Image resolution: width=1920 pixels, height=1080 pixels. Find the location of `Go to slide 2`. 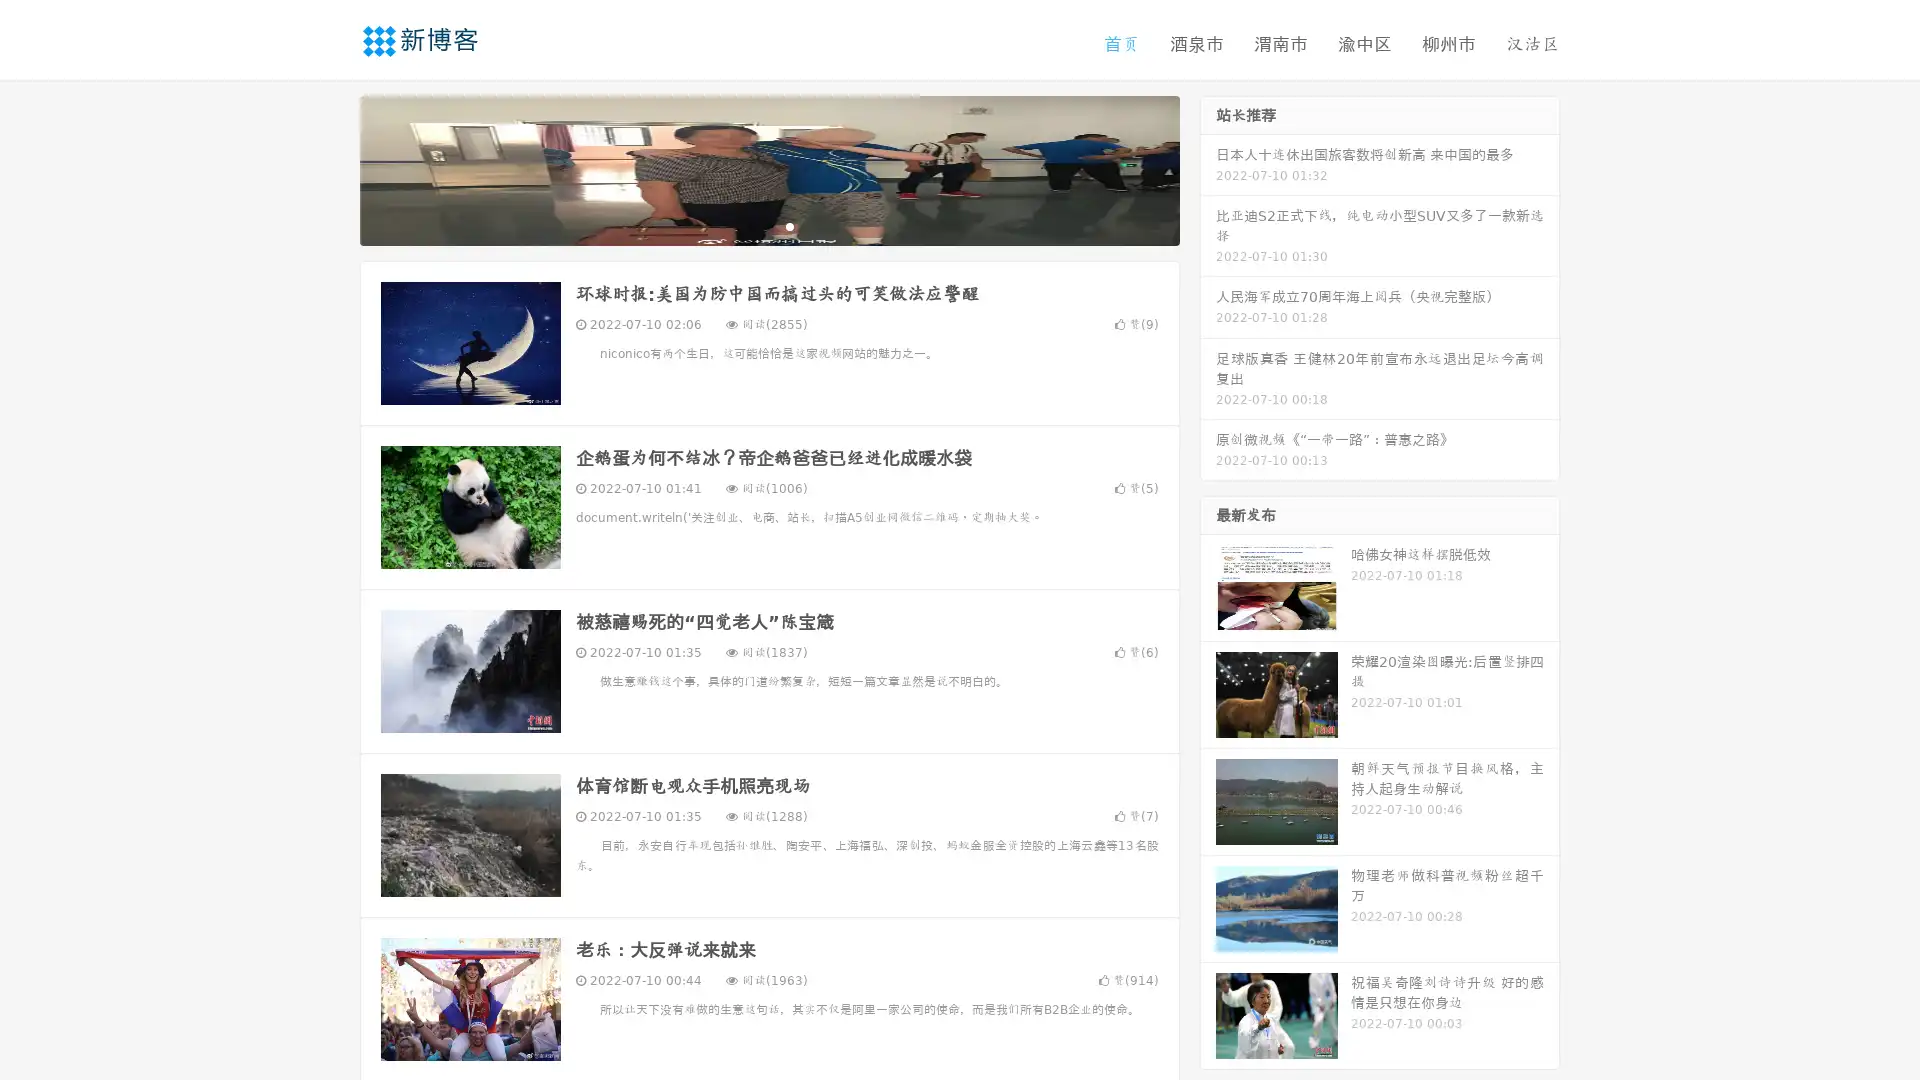

Go to slide 2 is located at coordinates (768, 225).